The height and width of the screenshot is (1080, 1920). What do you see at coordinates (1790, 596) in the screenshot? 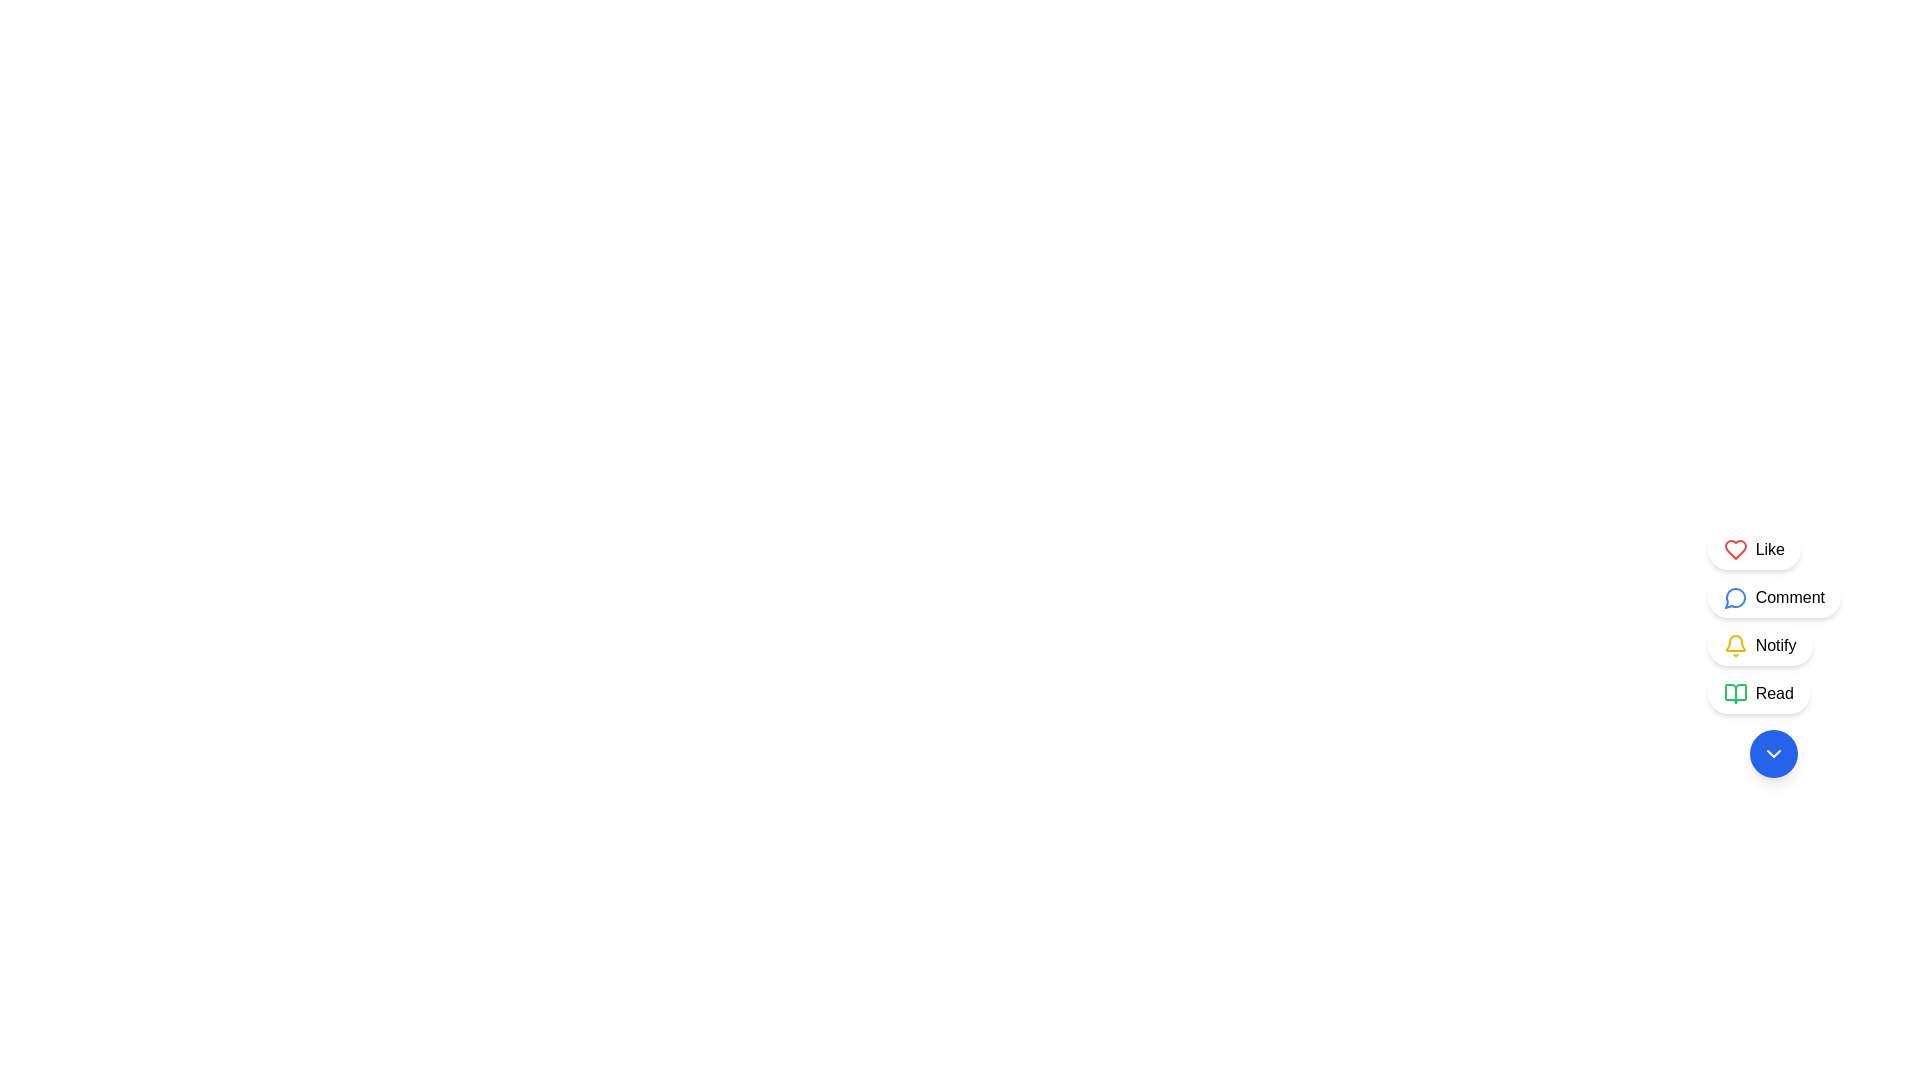
I see `the 'Comment' button, which is displayed in bold black text on a white rounded rectangular background with a blue speech bubble icon to its left, located as the second option in a vertical list on the right side of the interface` at bounding box center [1790, 596].